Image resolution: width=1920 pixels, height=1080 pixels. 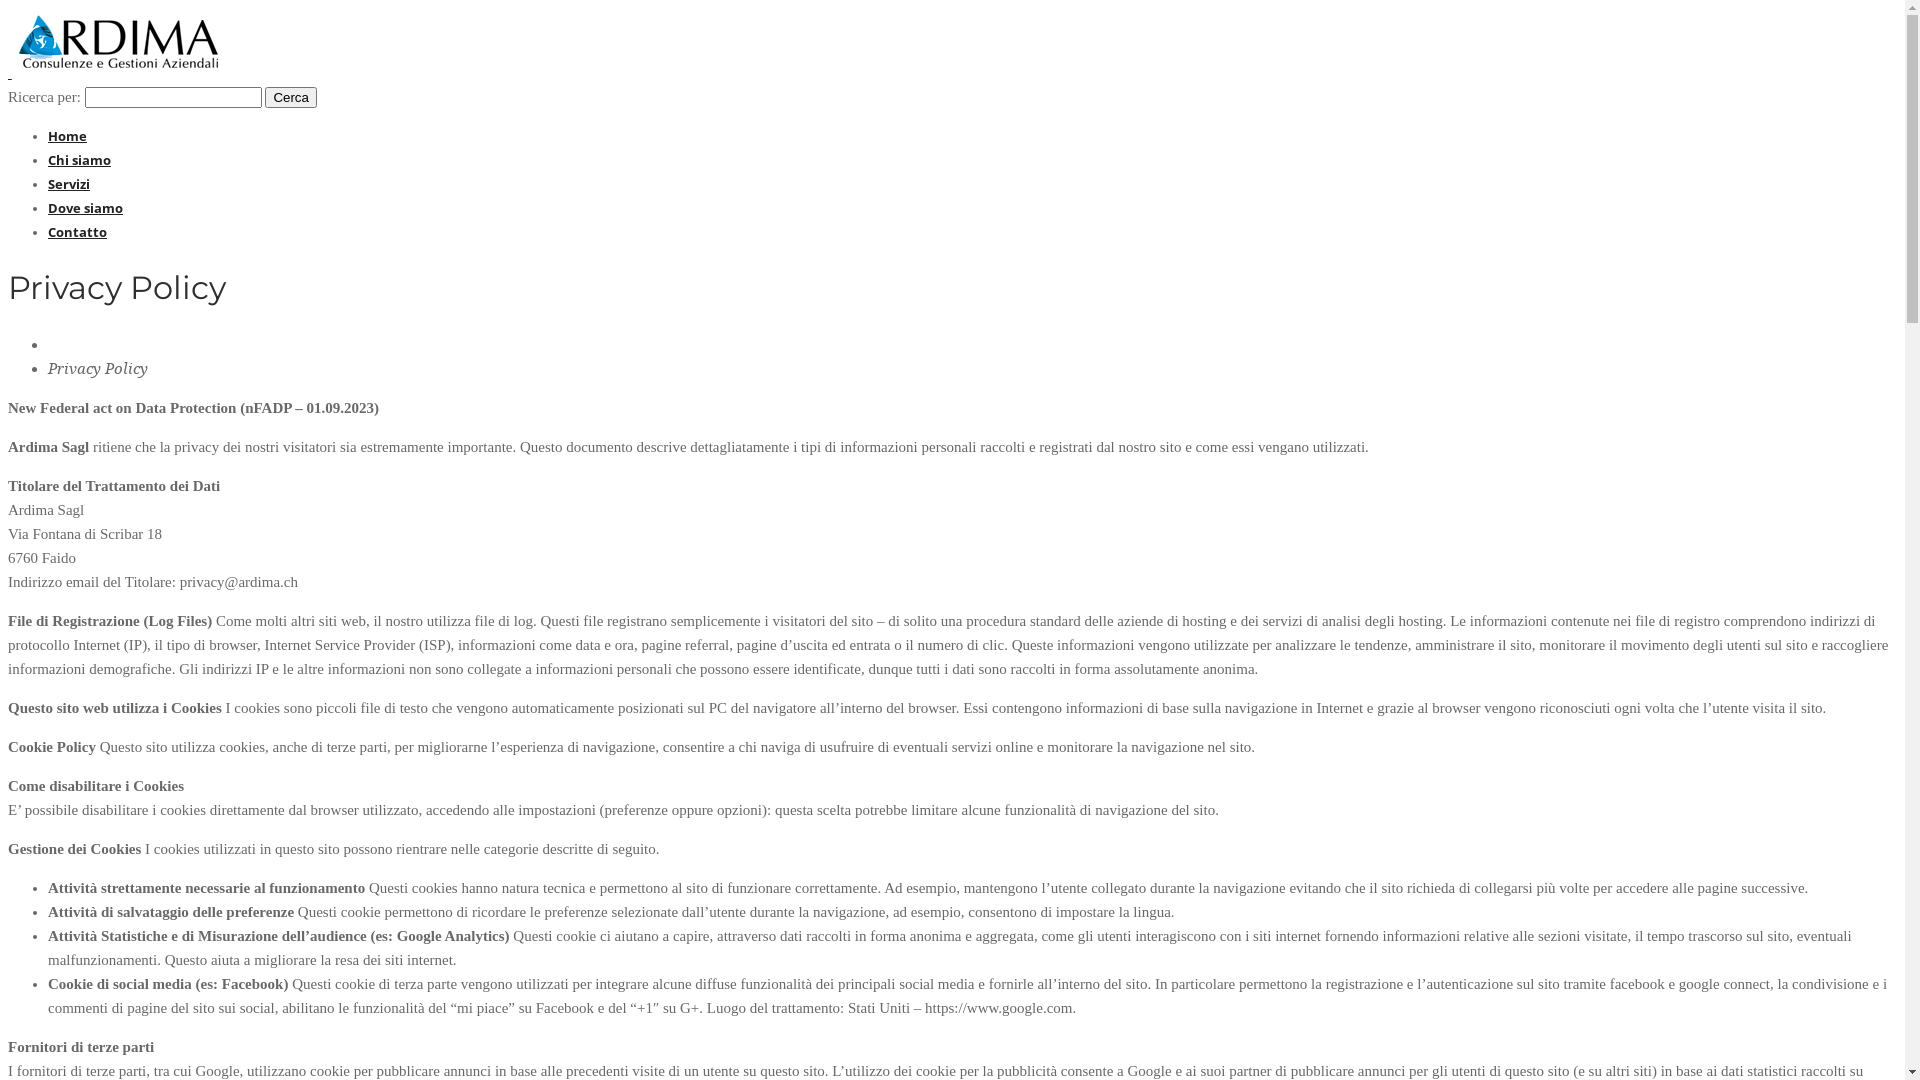 What do you see at coordinates (84, 208) in the screenshot?
I see `'Dove siamo'` at bounding box center [84, 208].